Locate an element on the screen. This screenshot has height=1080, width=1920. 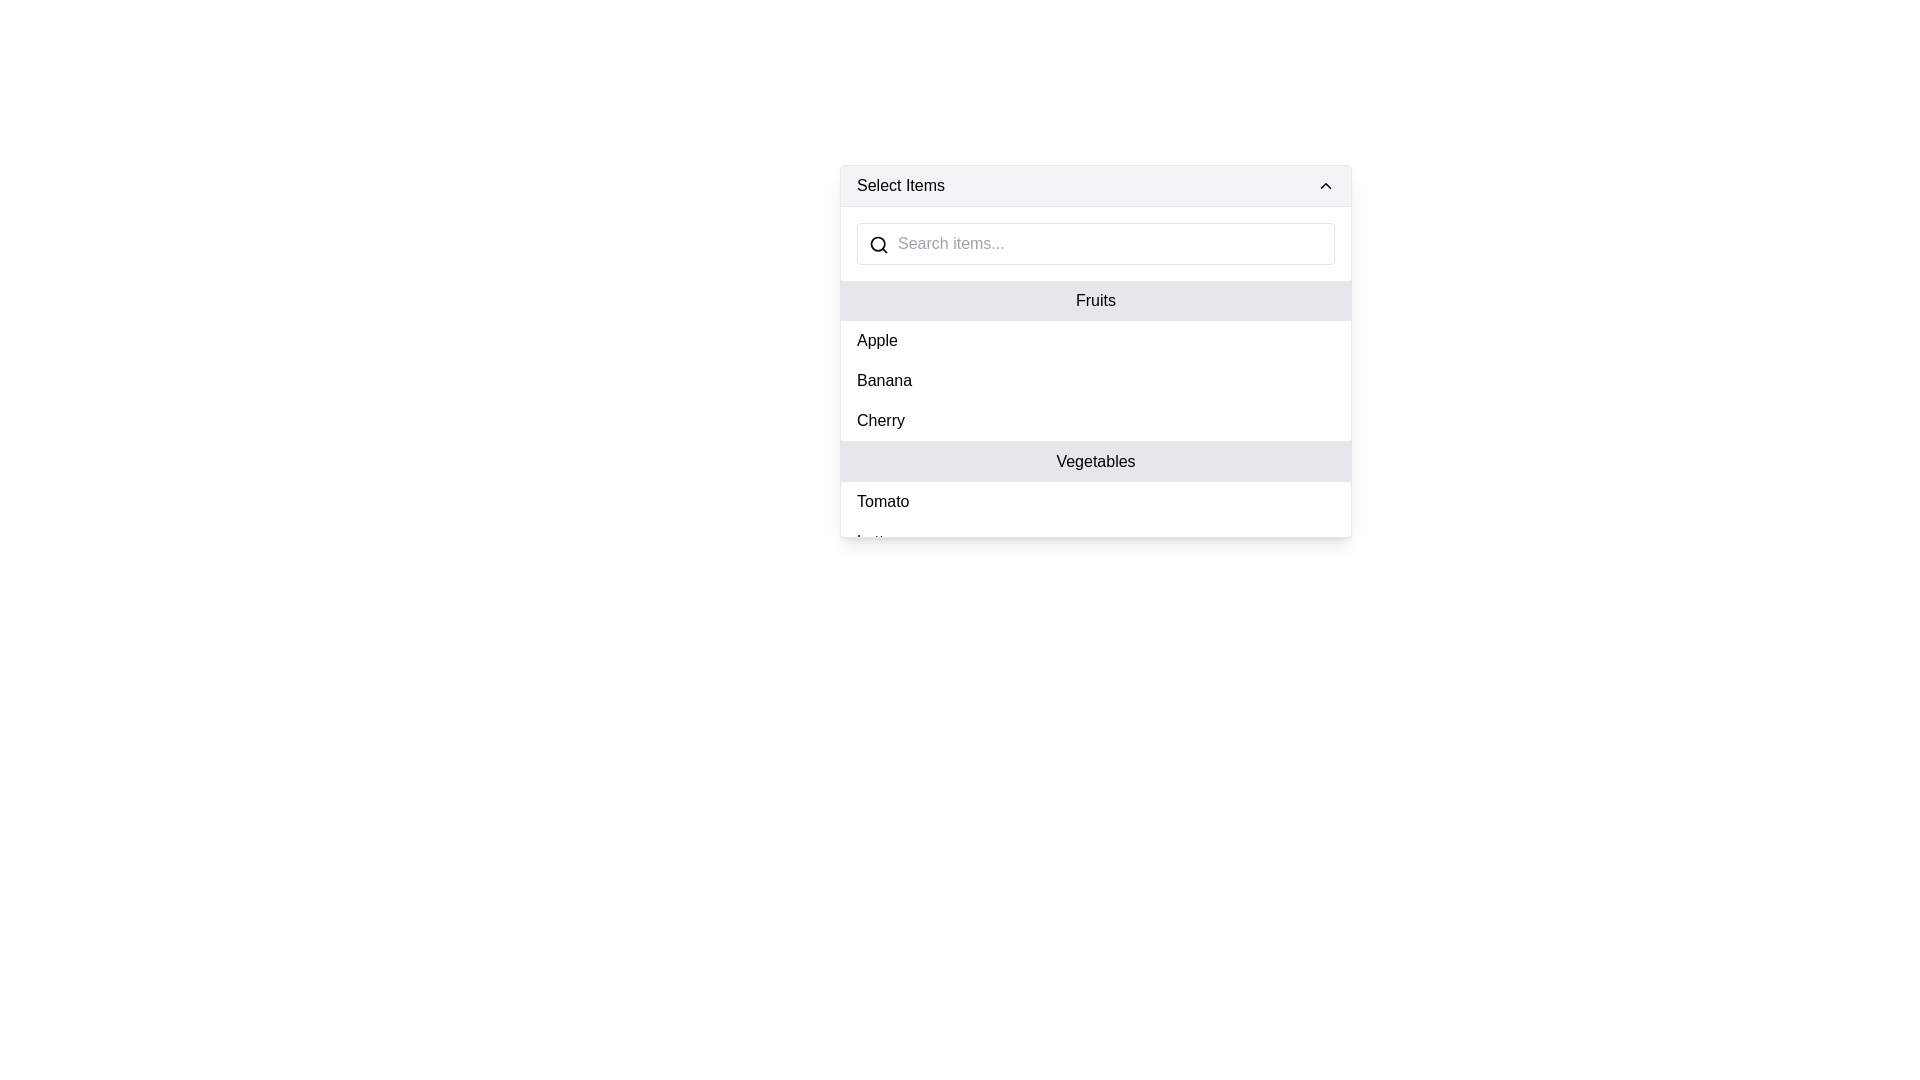
the upward-pointing chevron icon at the far right of the 'Select Items' dropdown header is located at coordinates (1325, 185).